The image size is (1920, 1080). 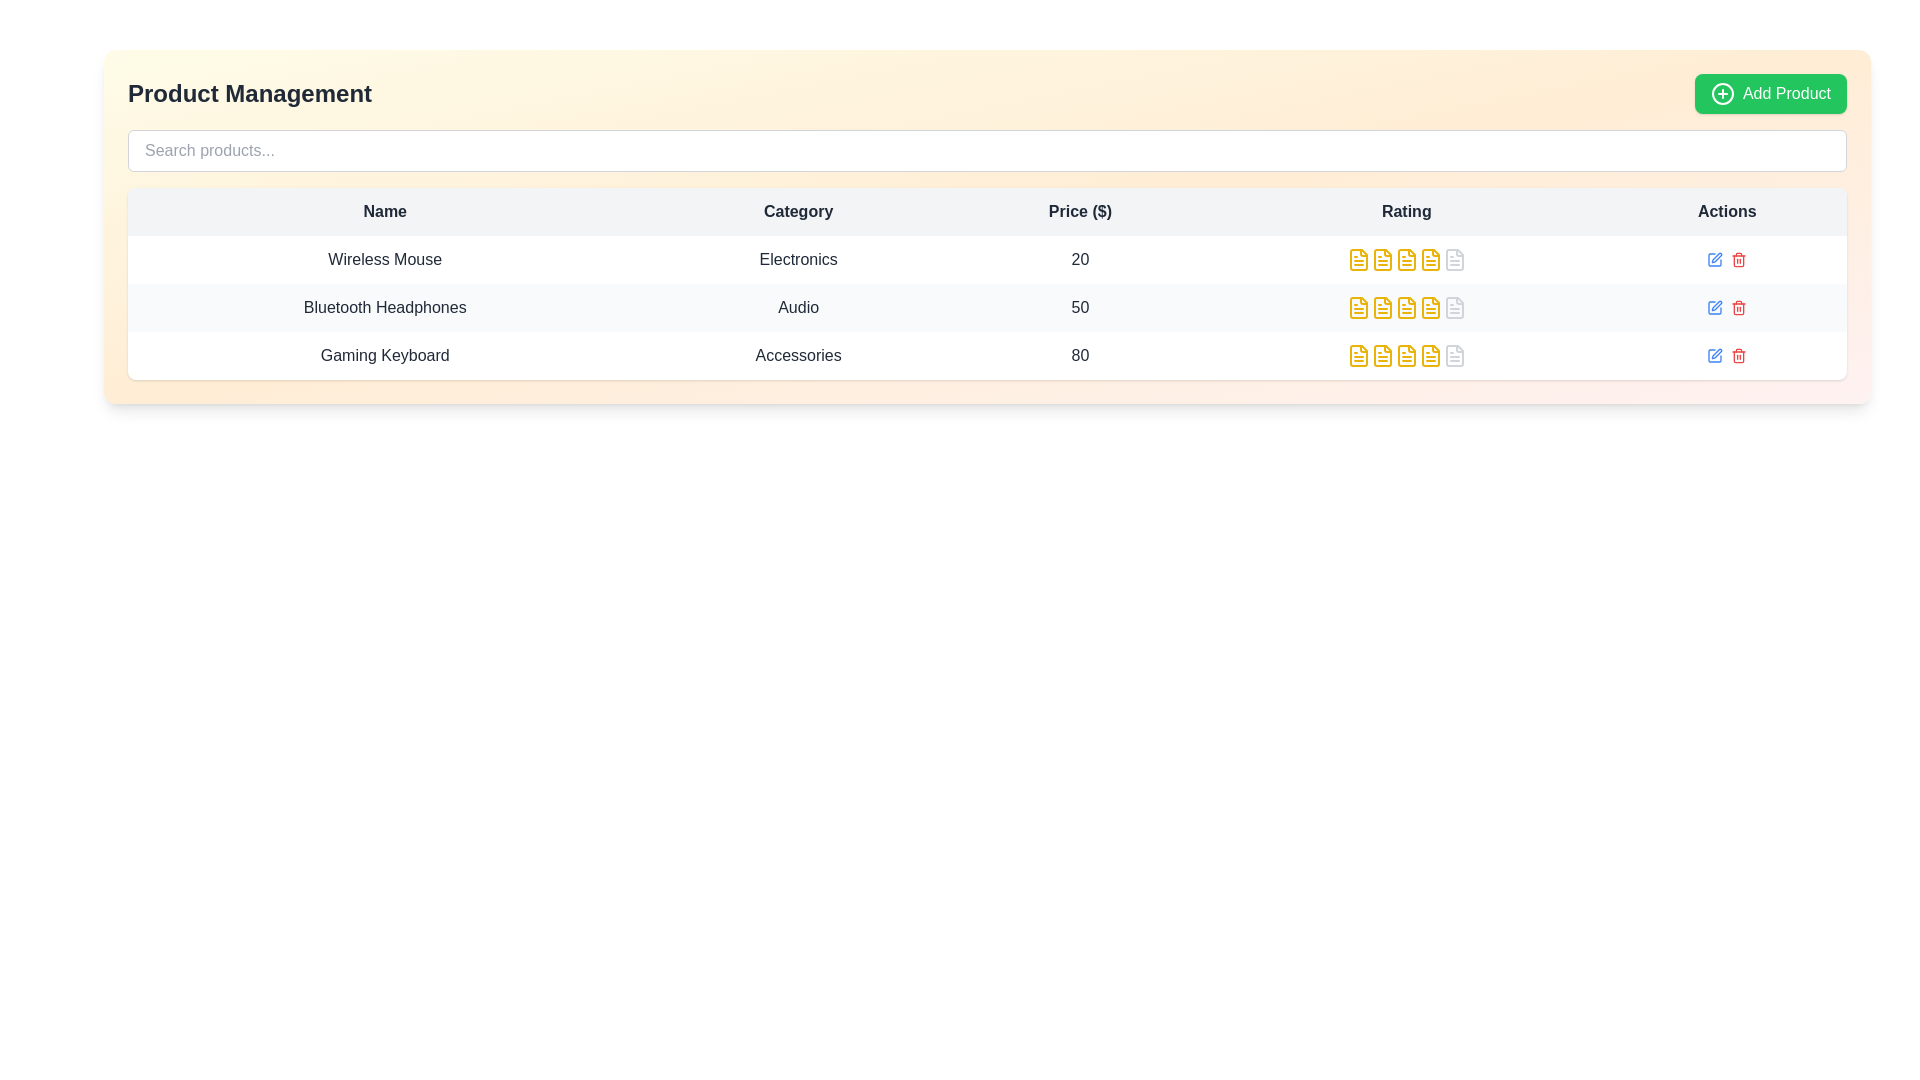 What do you see at coordinates (1381, 308) in the screenshot?
I see `the yellow document icon representing textual content, located in the second row of the 'Rating' column as the third icon` at bounding box center [1381, 308].